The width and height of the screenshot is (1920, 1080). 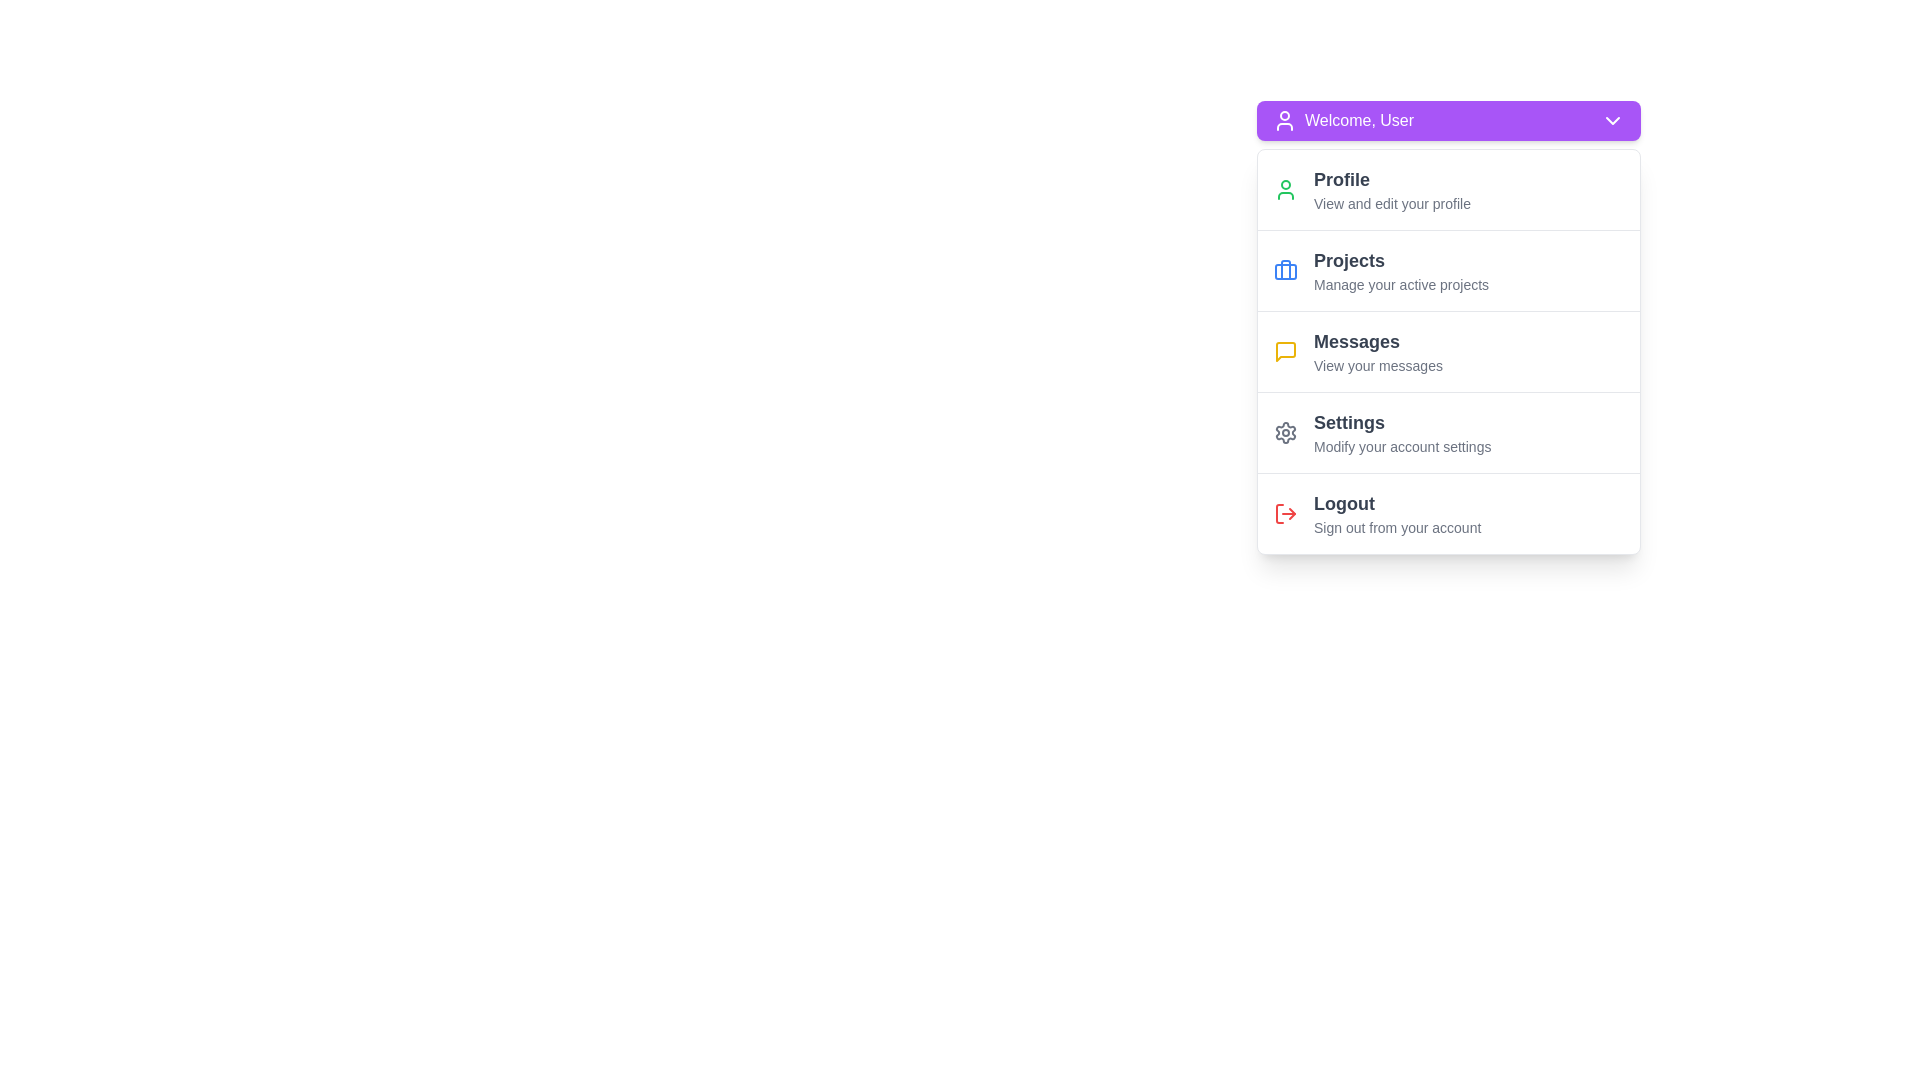 I want to click on the user profile icon, which is a circular SVG graphic displayed in white on a purple background, located to the far left within the header section before the 'Welcome, User' text, so click(x=1285, y=120).